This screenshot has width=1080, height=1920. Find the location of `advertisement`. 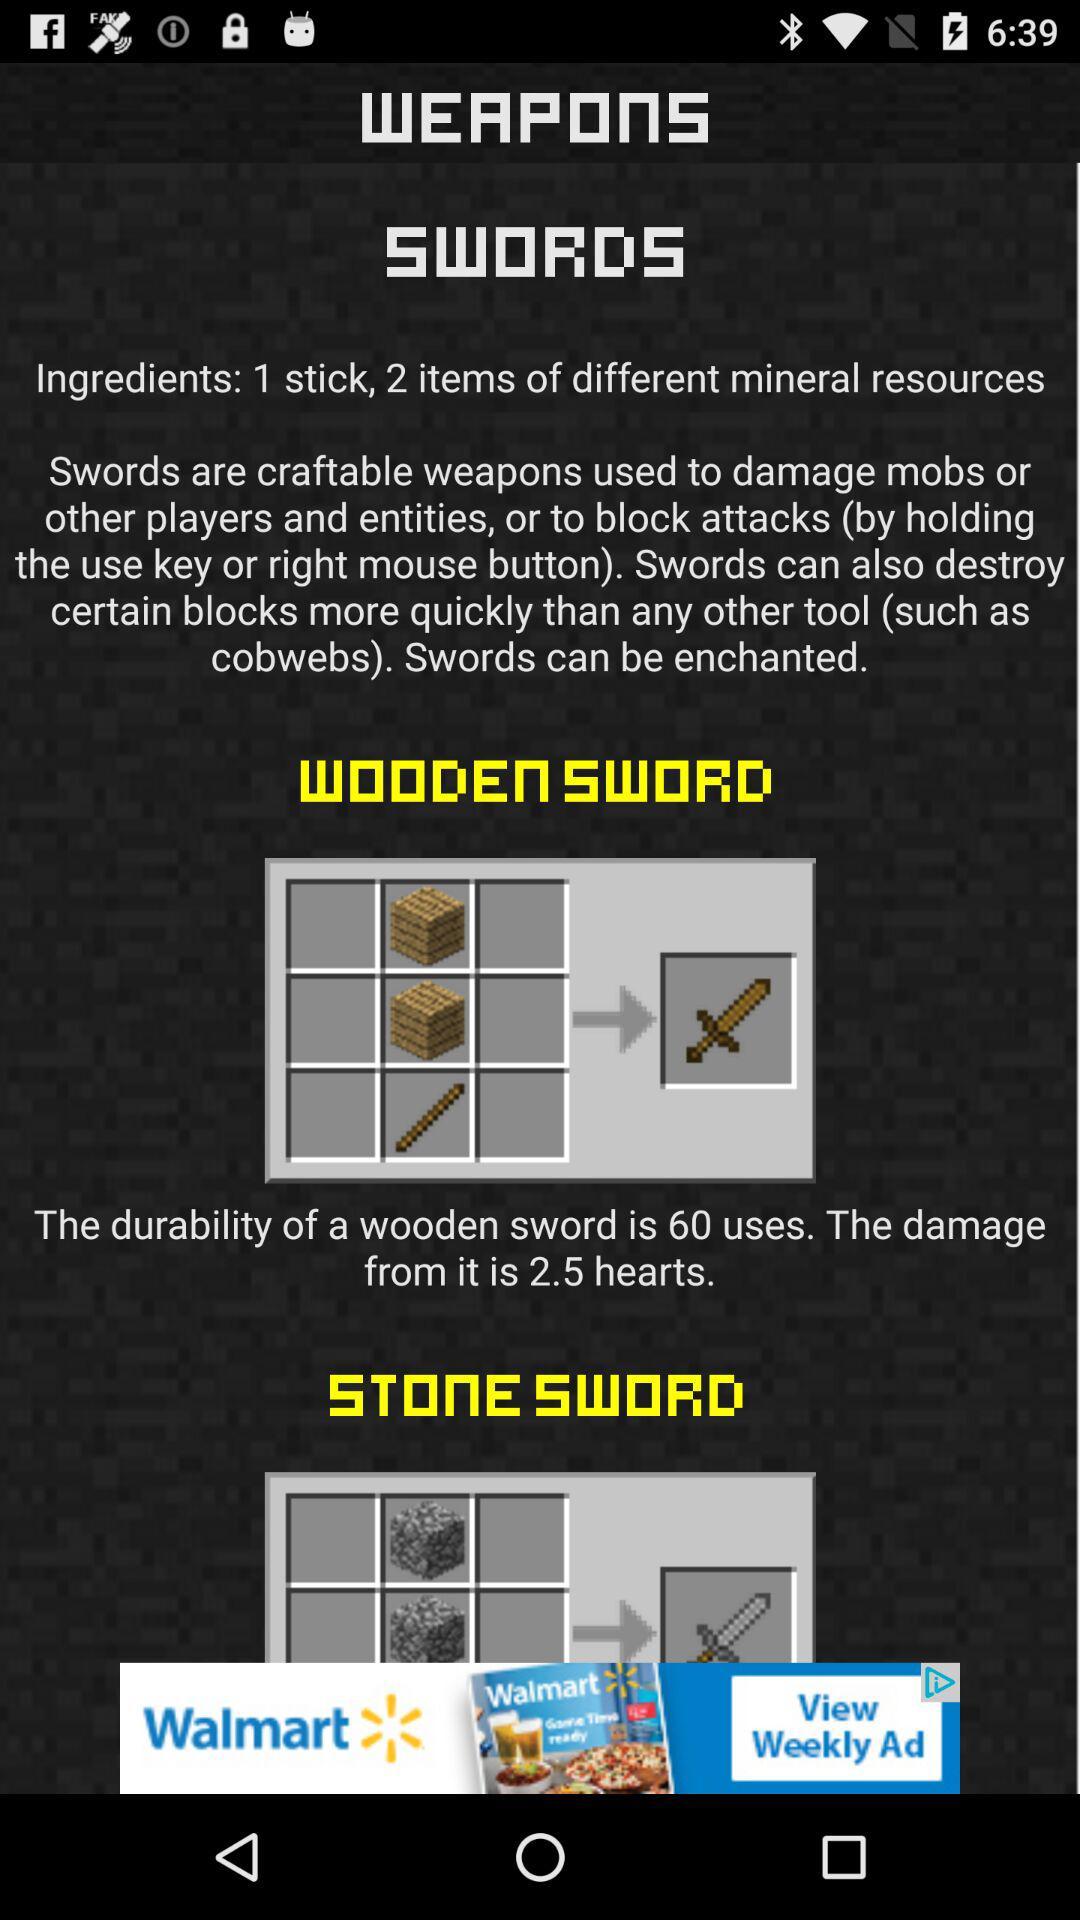

advertisement is located at coordinates (540, 1727).